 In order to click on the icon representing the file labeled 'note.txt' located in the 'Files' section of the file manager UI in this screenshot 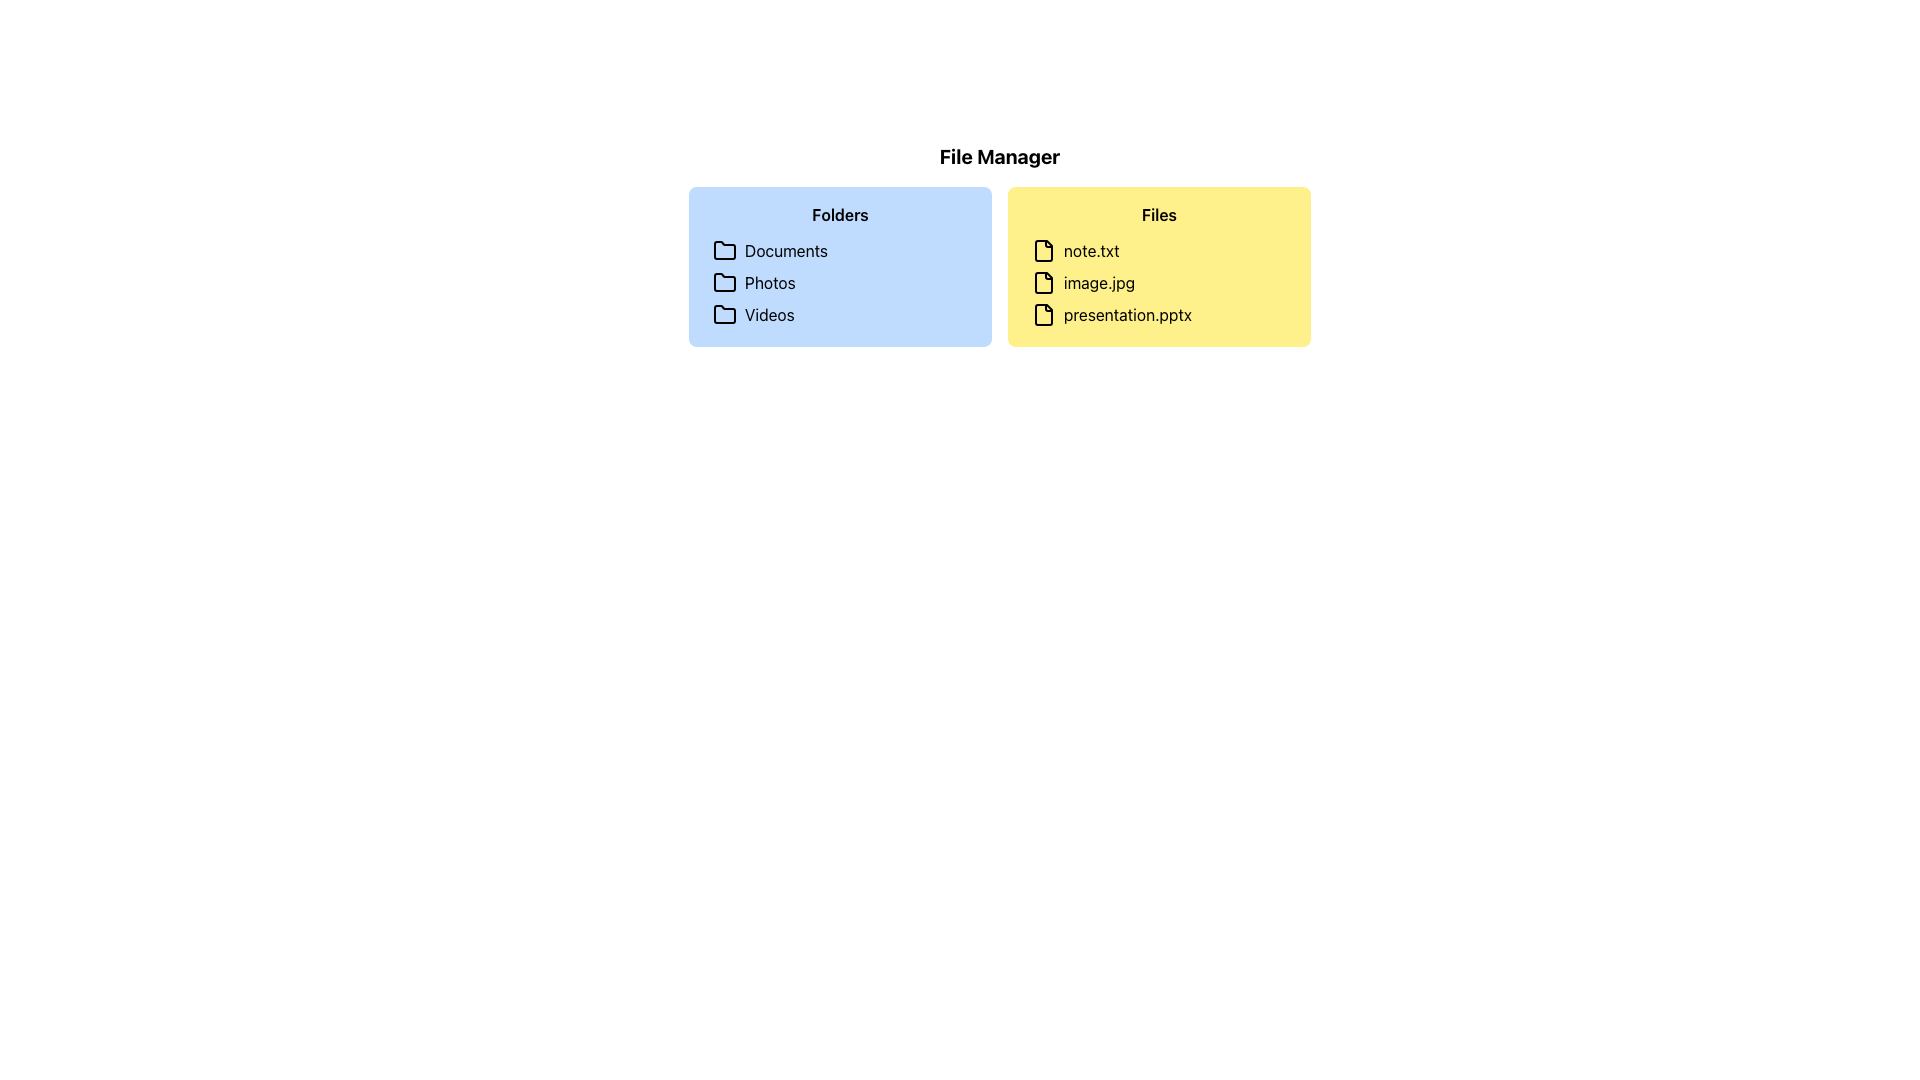, I will do `click(1042, 249)`.